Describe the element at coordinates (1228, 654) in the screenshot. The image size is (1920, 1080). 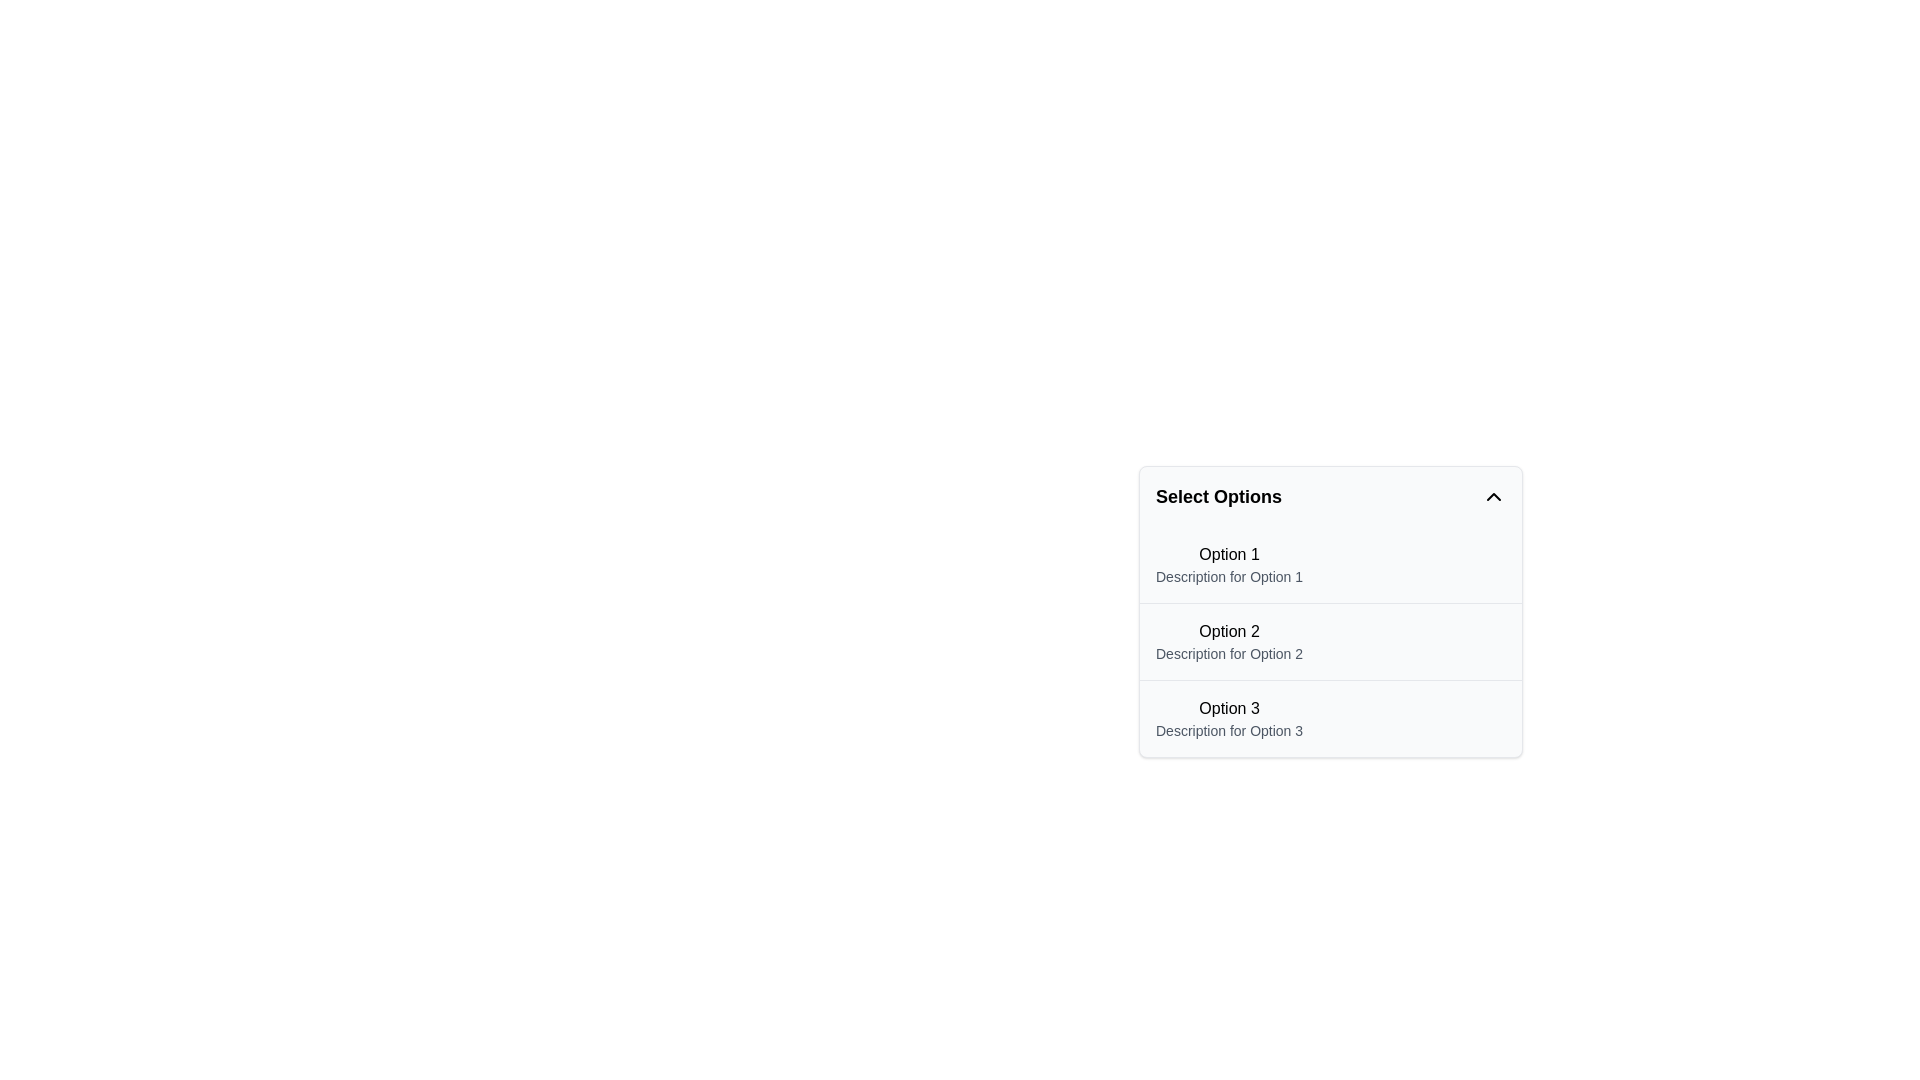
I see `the text element that displays 'Description for Option 2,' which is located directly beneath the main title 'Option 2' in the dropdown menu` at that location.